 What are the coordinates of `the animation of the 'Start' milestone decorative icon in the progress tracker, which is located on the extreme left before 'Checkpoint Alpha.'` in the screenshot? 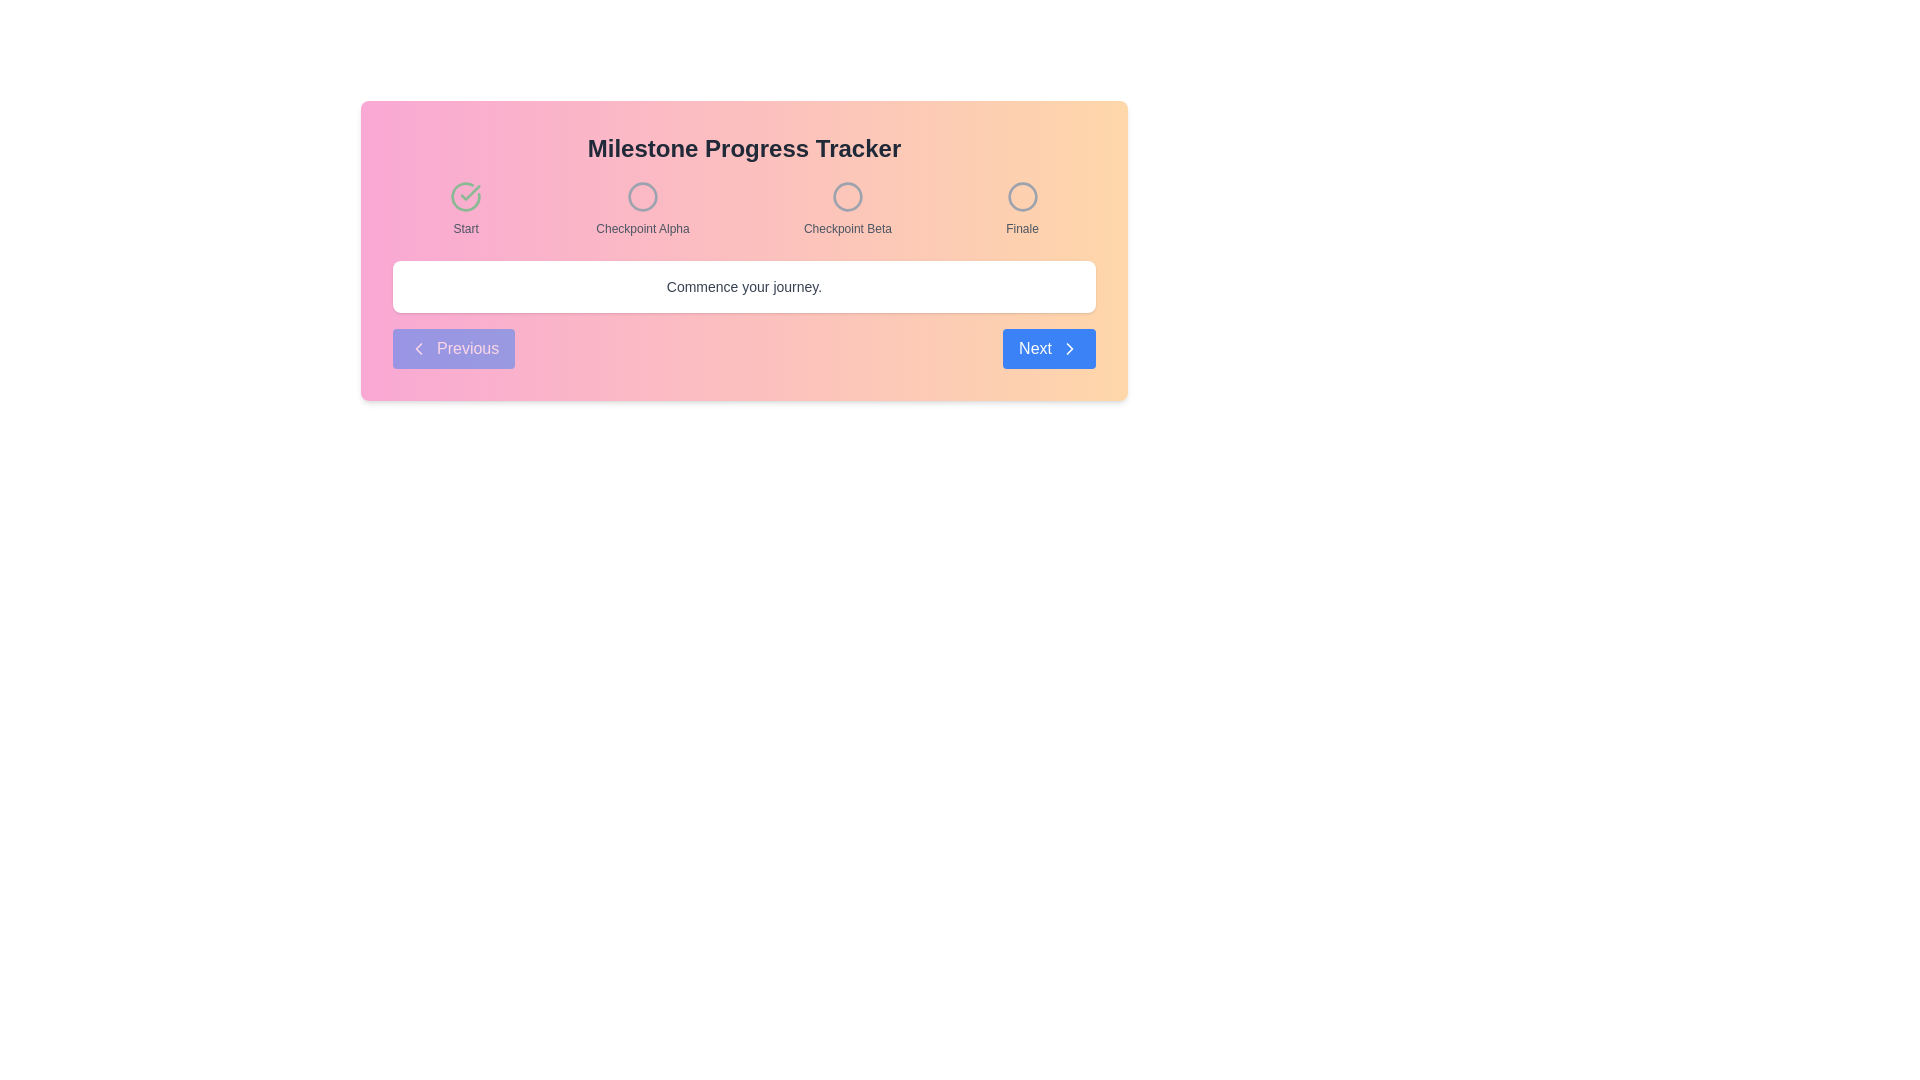 It's located at (465, 208).